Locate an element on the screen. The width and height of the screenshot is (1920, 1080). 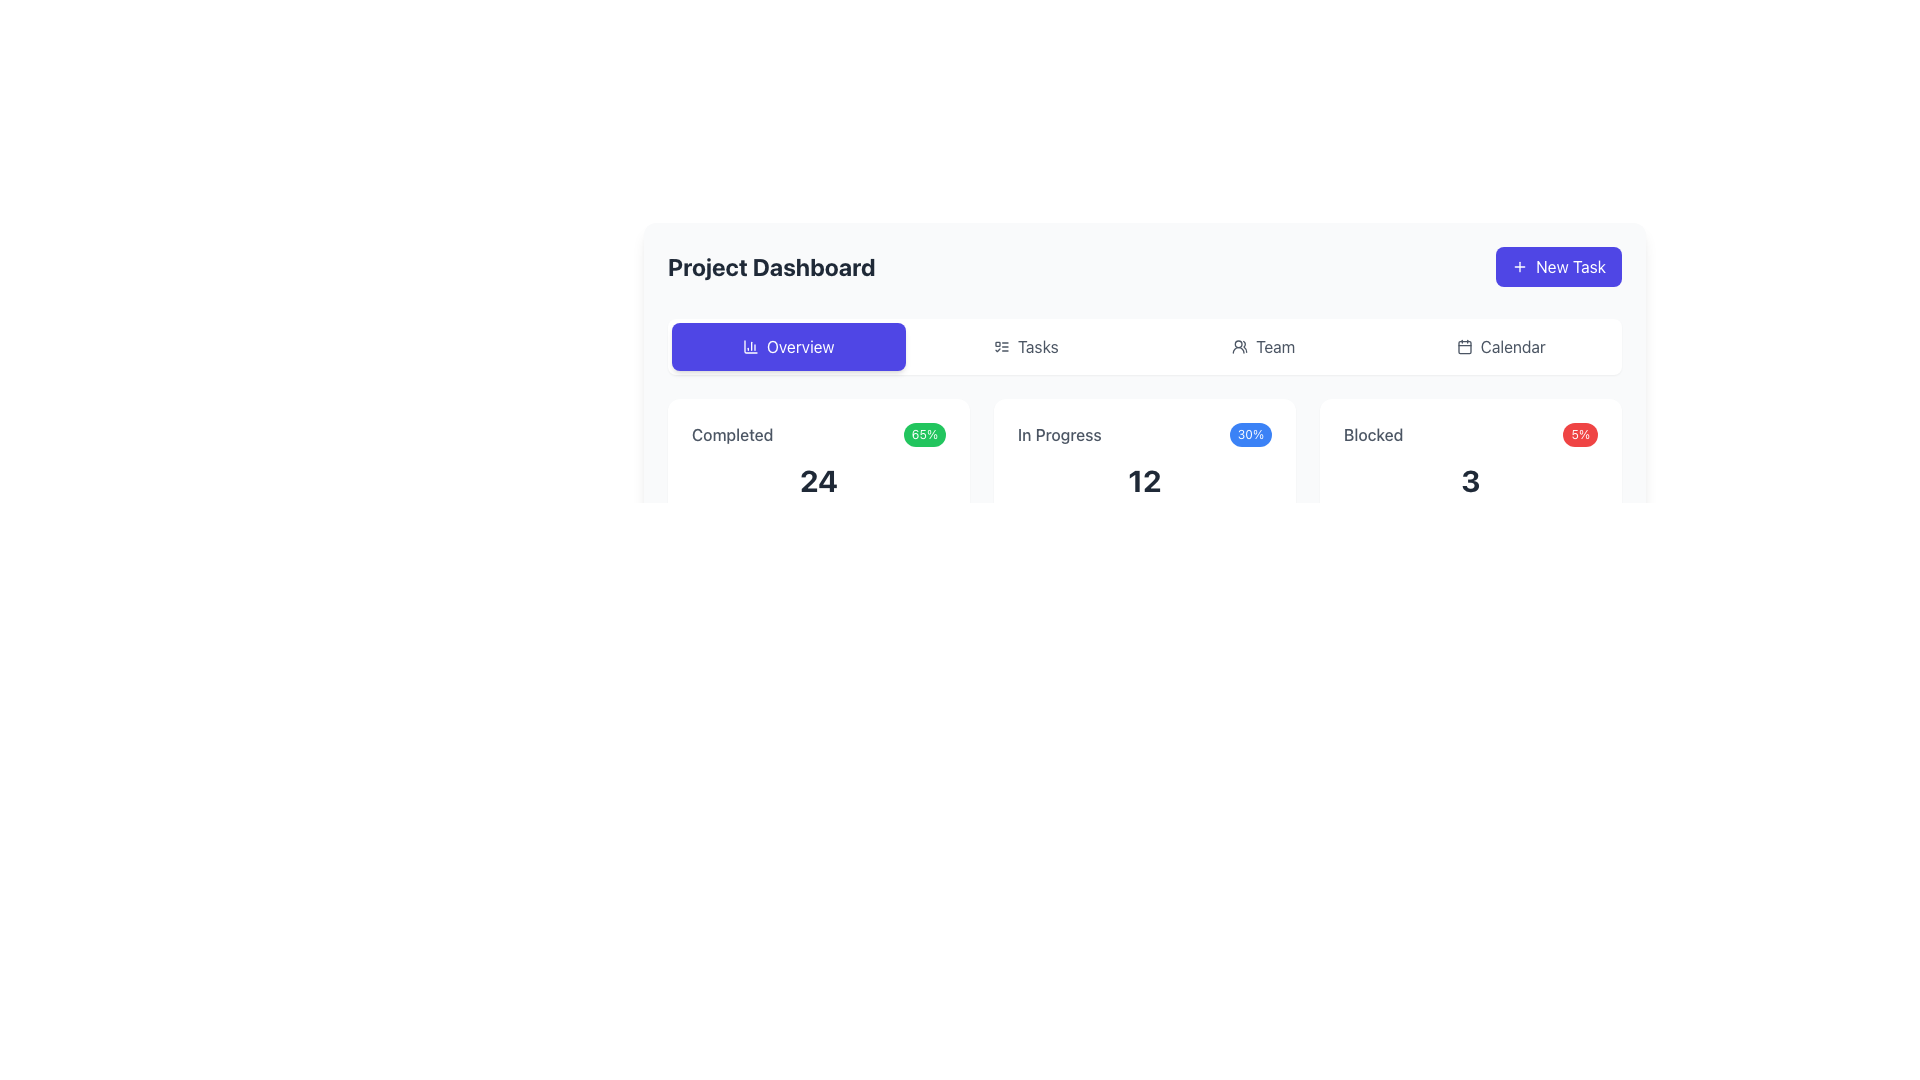
the progress indicator element displaying 'In Progress' and '30%' located at the top of the card section is located at coordinates (1145, 434).